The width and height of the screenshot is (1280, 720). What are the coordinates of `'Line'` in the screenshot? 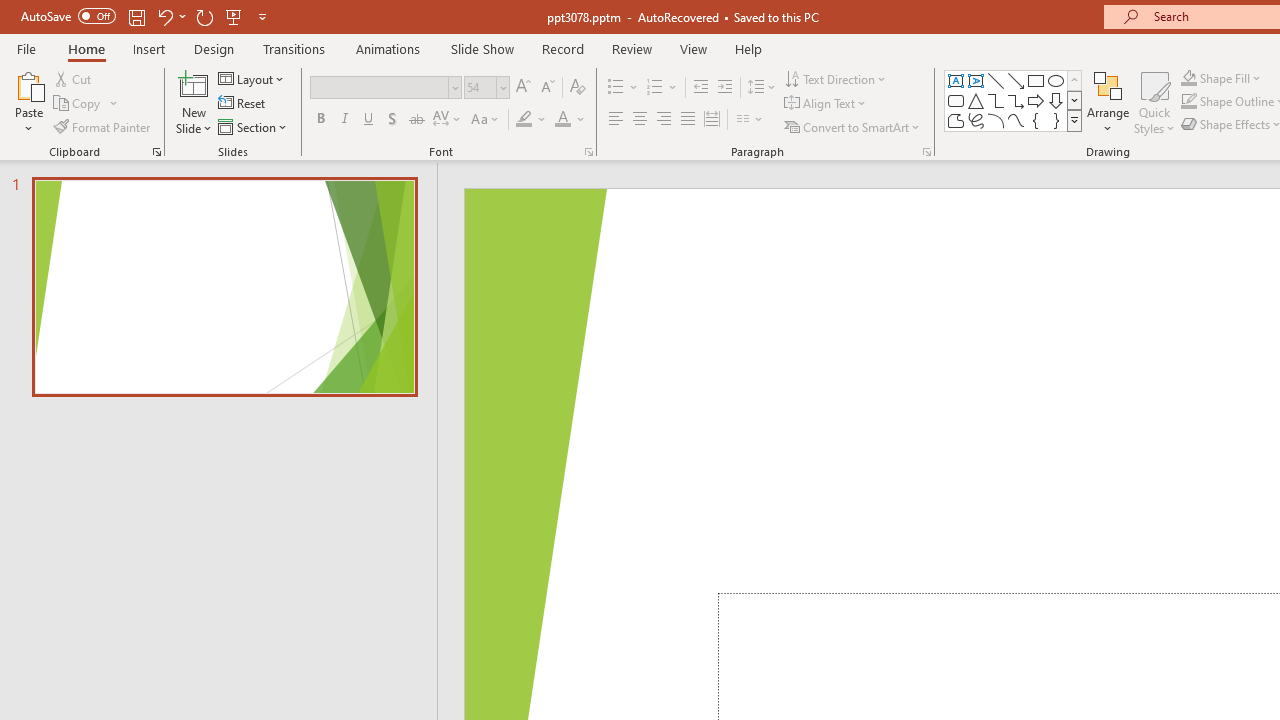 It's located at (995, 80).